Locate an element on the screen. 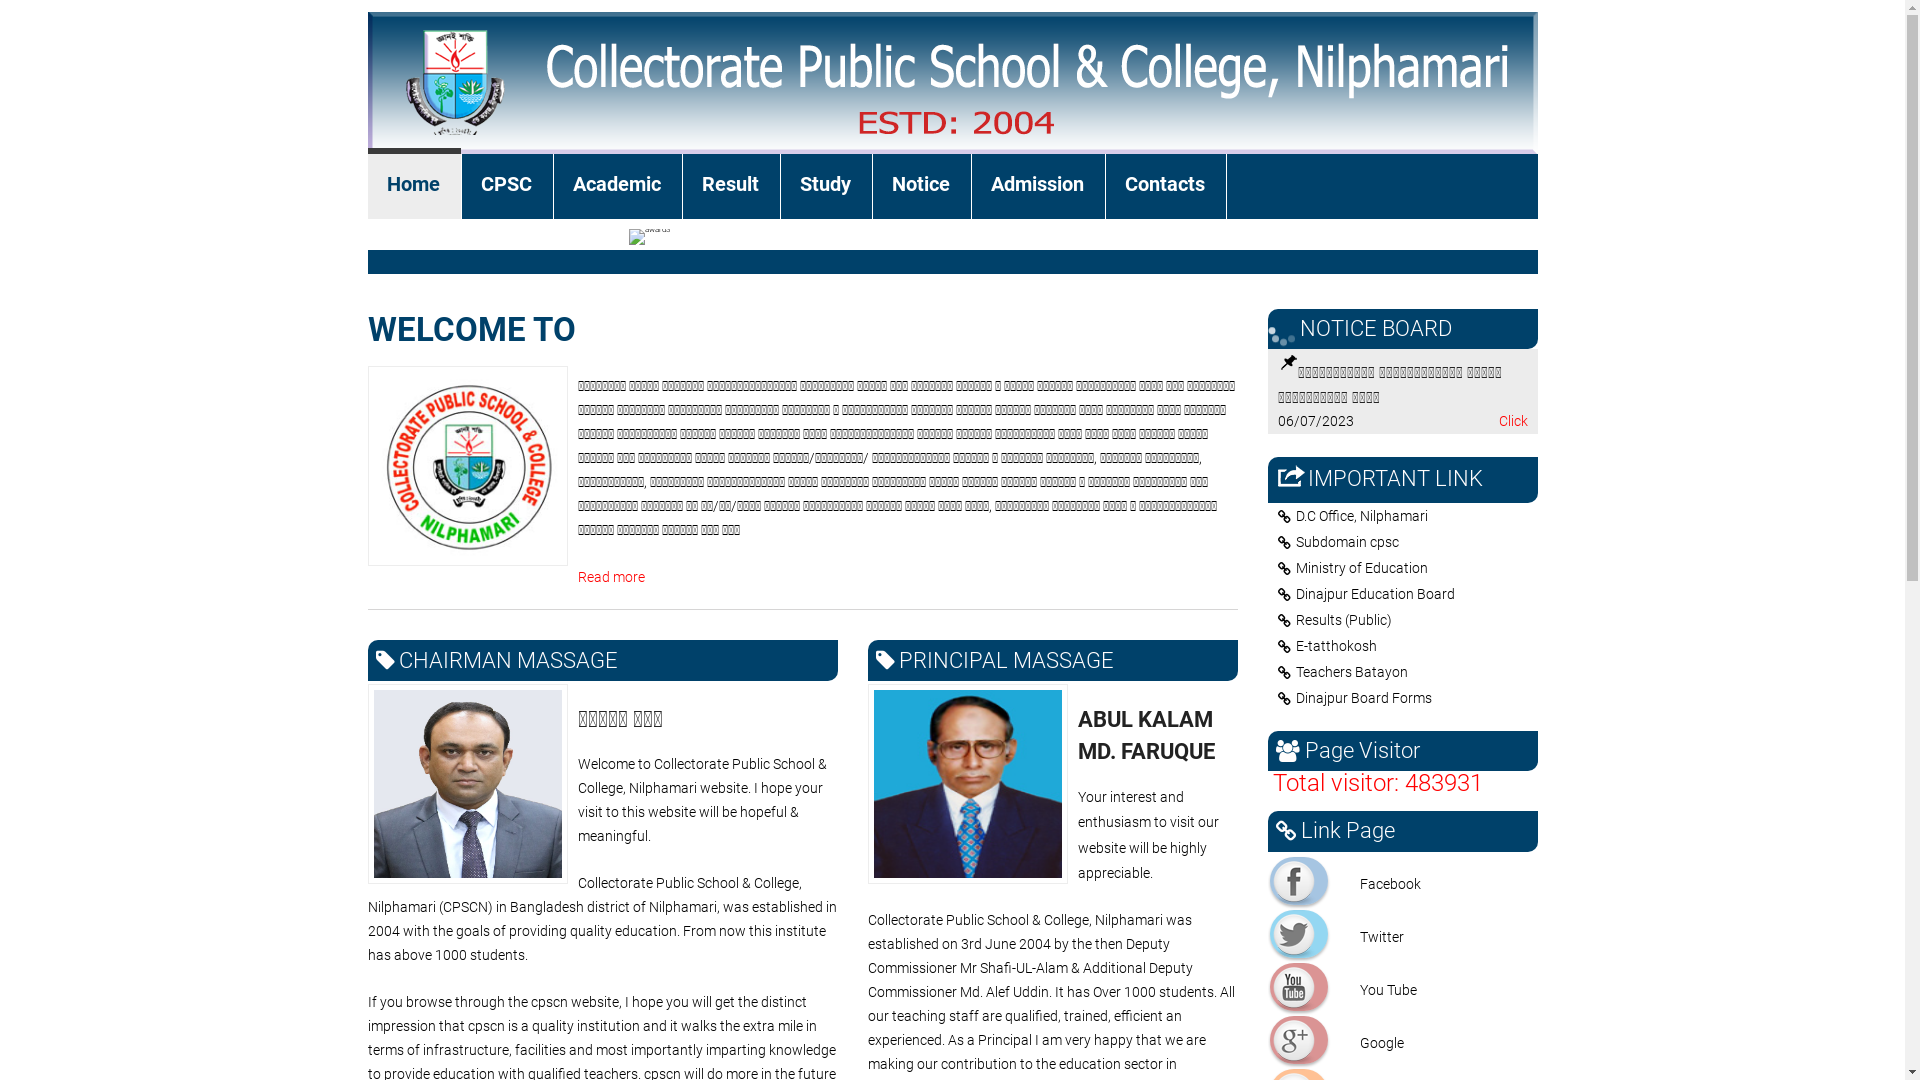 This screenshot has width=1920, height=1080. 'Dinajpur Education Board' is located at coordinates (1406, 593).